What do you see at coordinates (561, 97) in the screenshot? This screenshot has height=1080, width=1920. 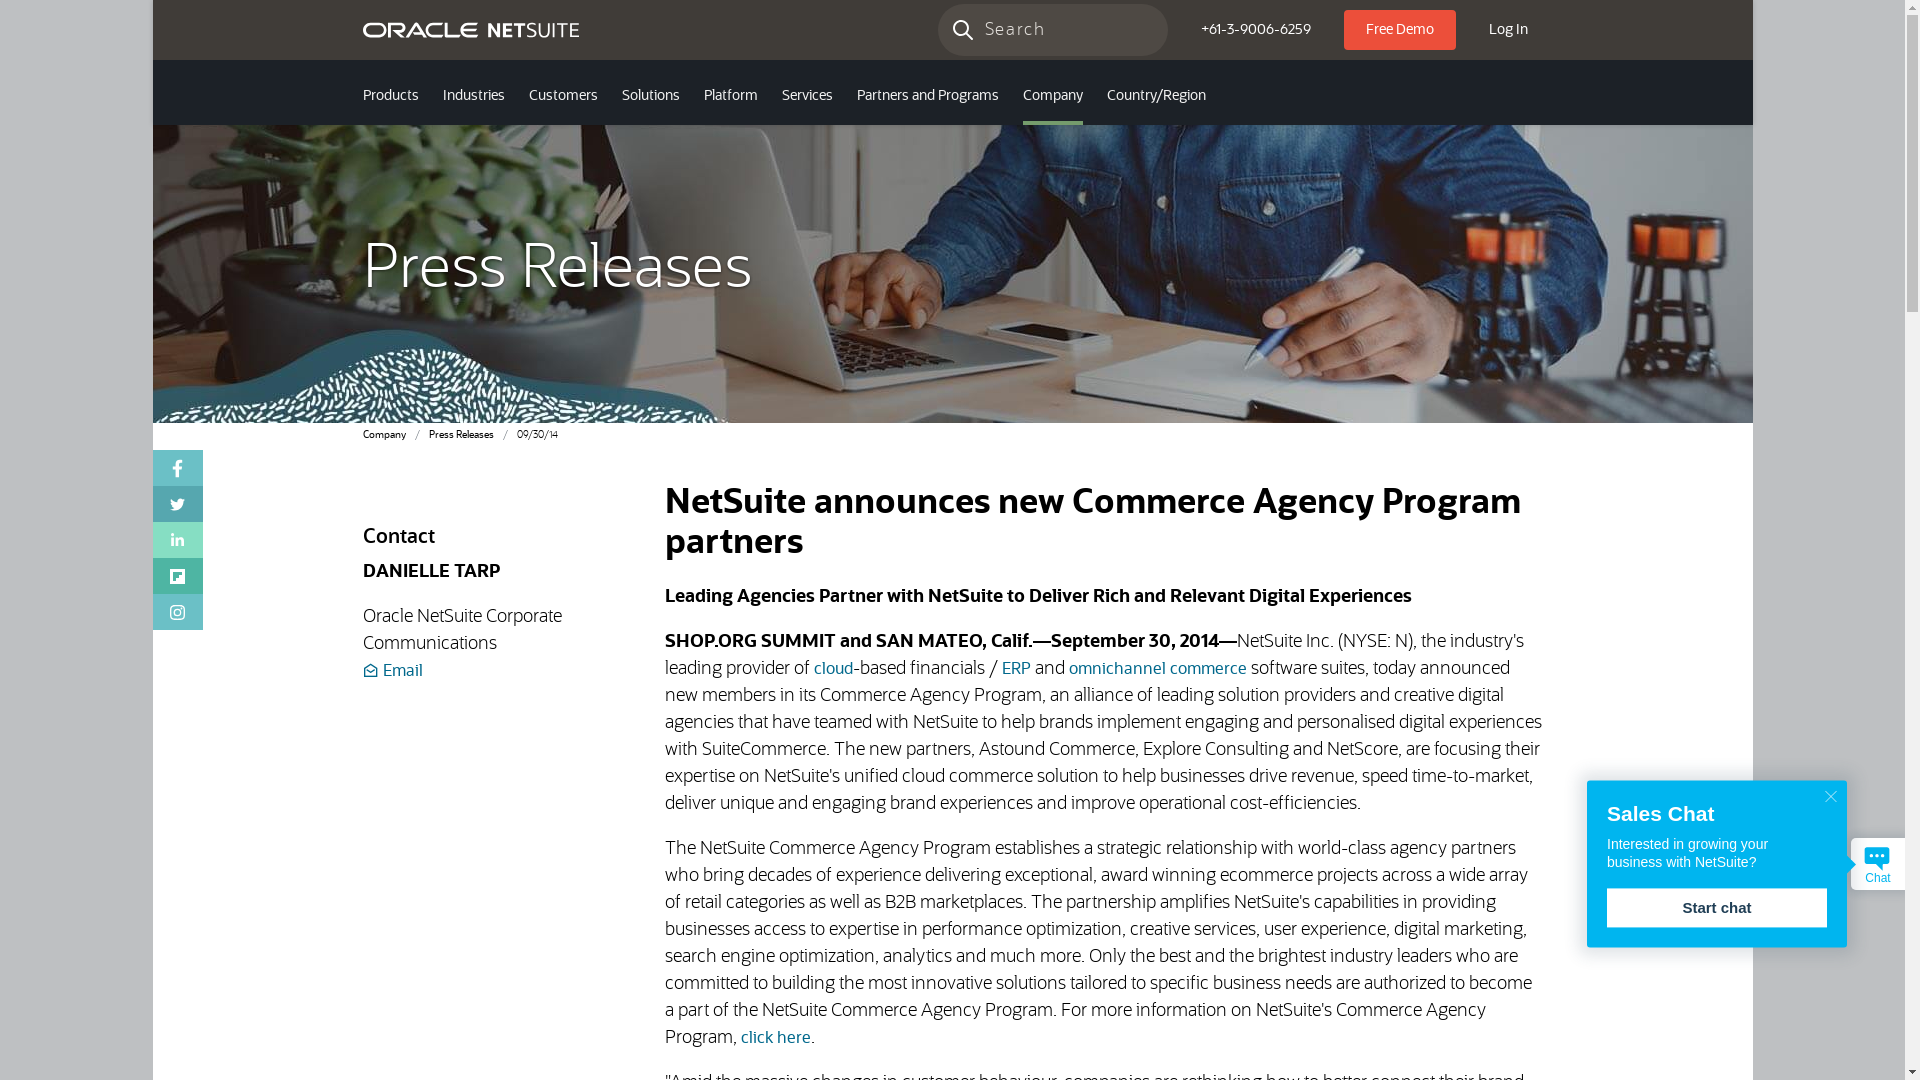 I see `'Customers'` at bounding box center [561, 97].